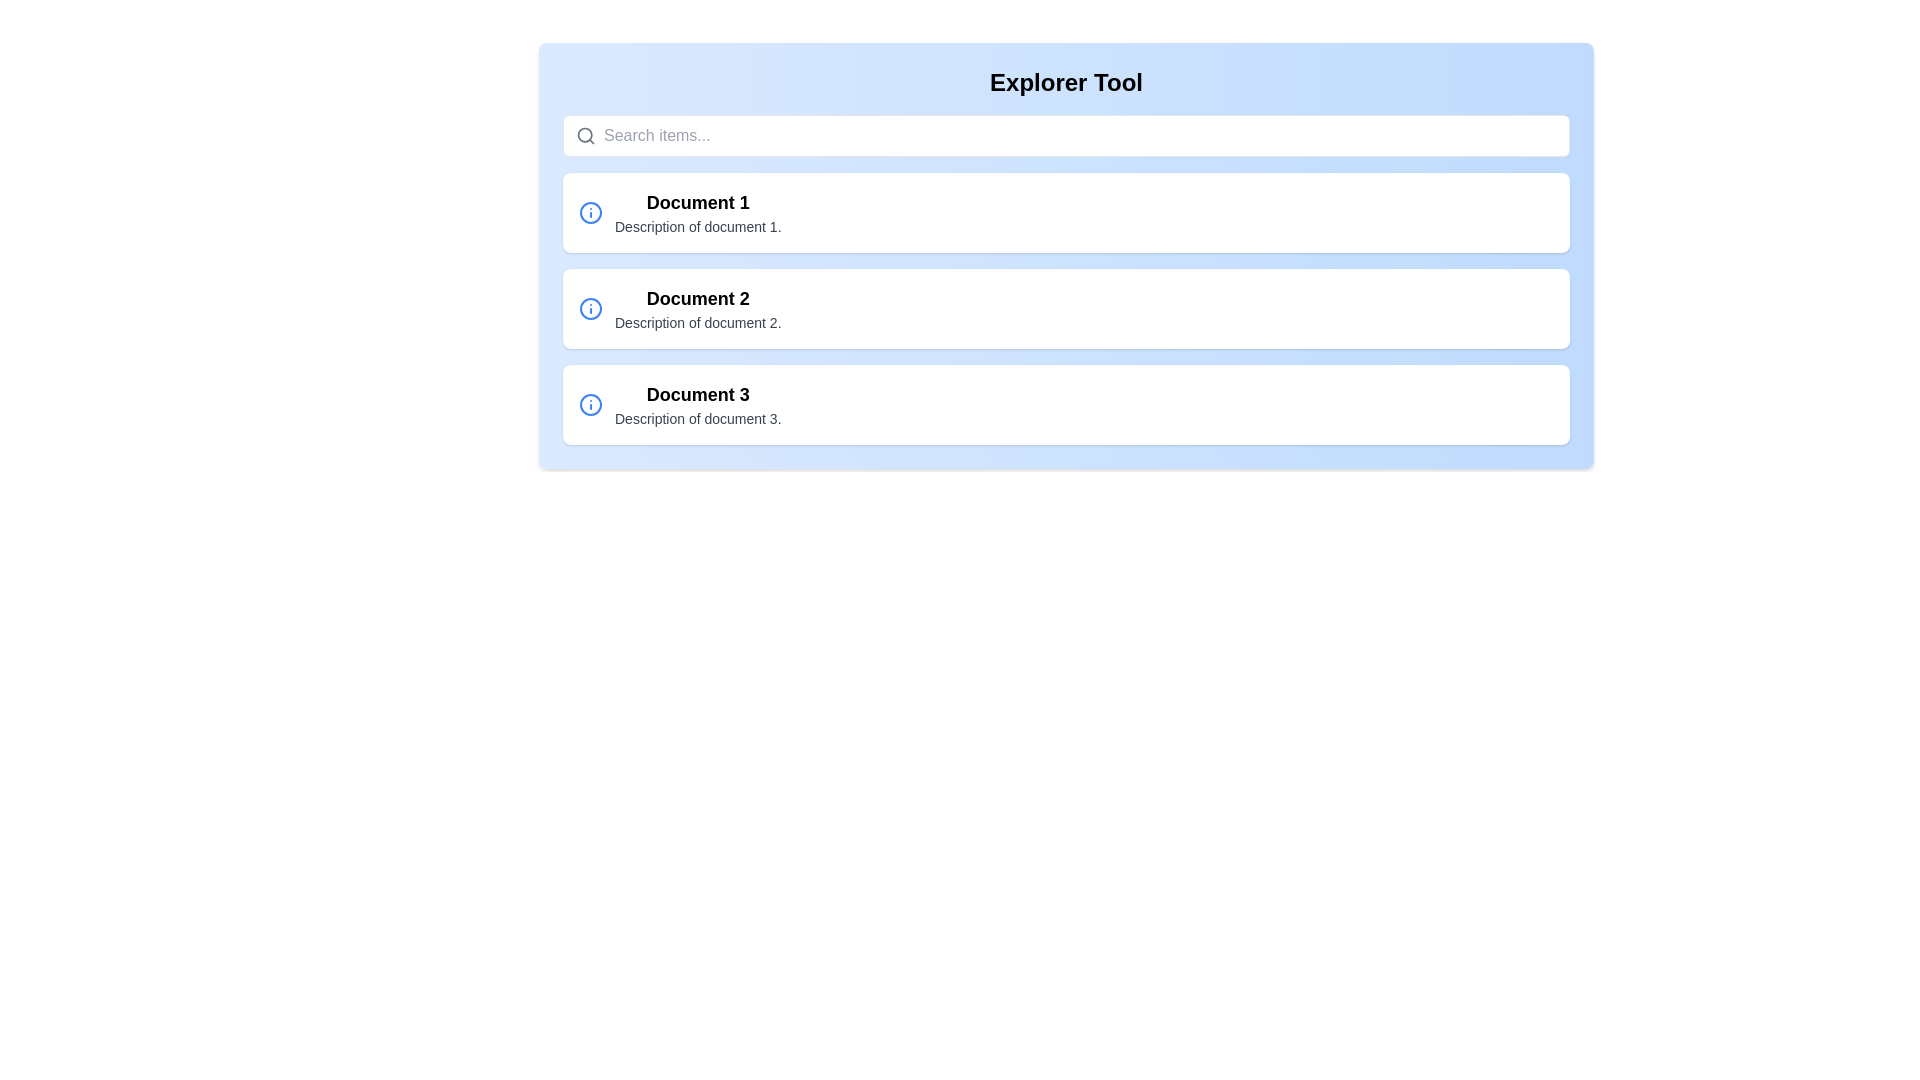 The height and width of the screenshot is (1080, 1920). What do you see at coordinates (698, 308) in the screenshot?
I see `the Textual Display Component for 'Document 2', which summarizes relevant information and is positioned in the Explorer Tool interface between 'Document 1' and 'Document 3'` at bounding box center [698, 308].